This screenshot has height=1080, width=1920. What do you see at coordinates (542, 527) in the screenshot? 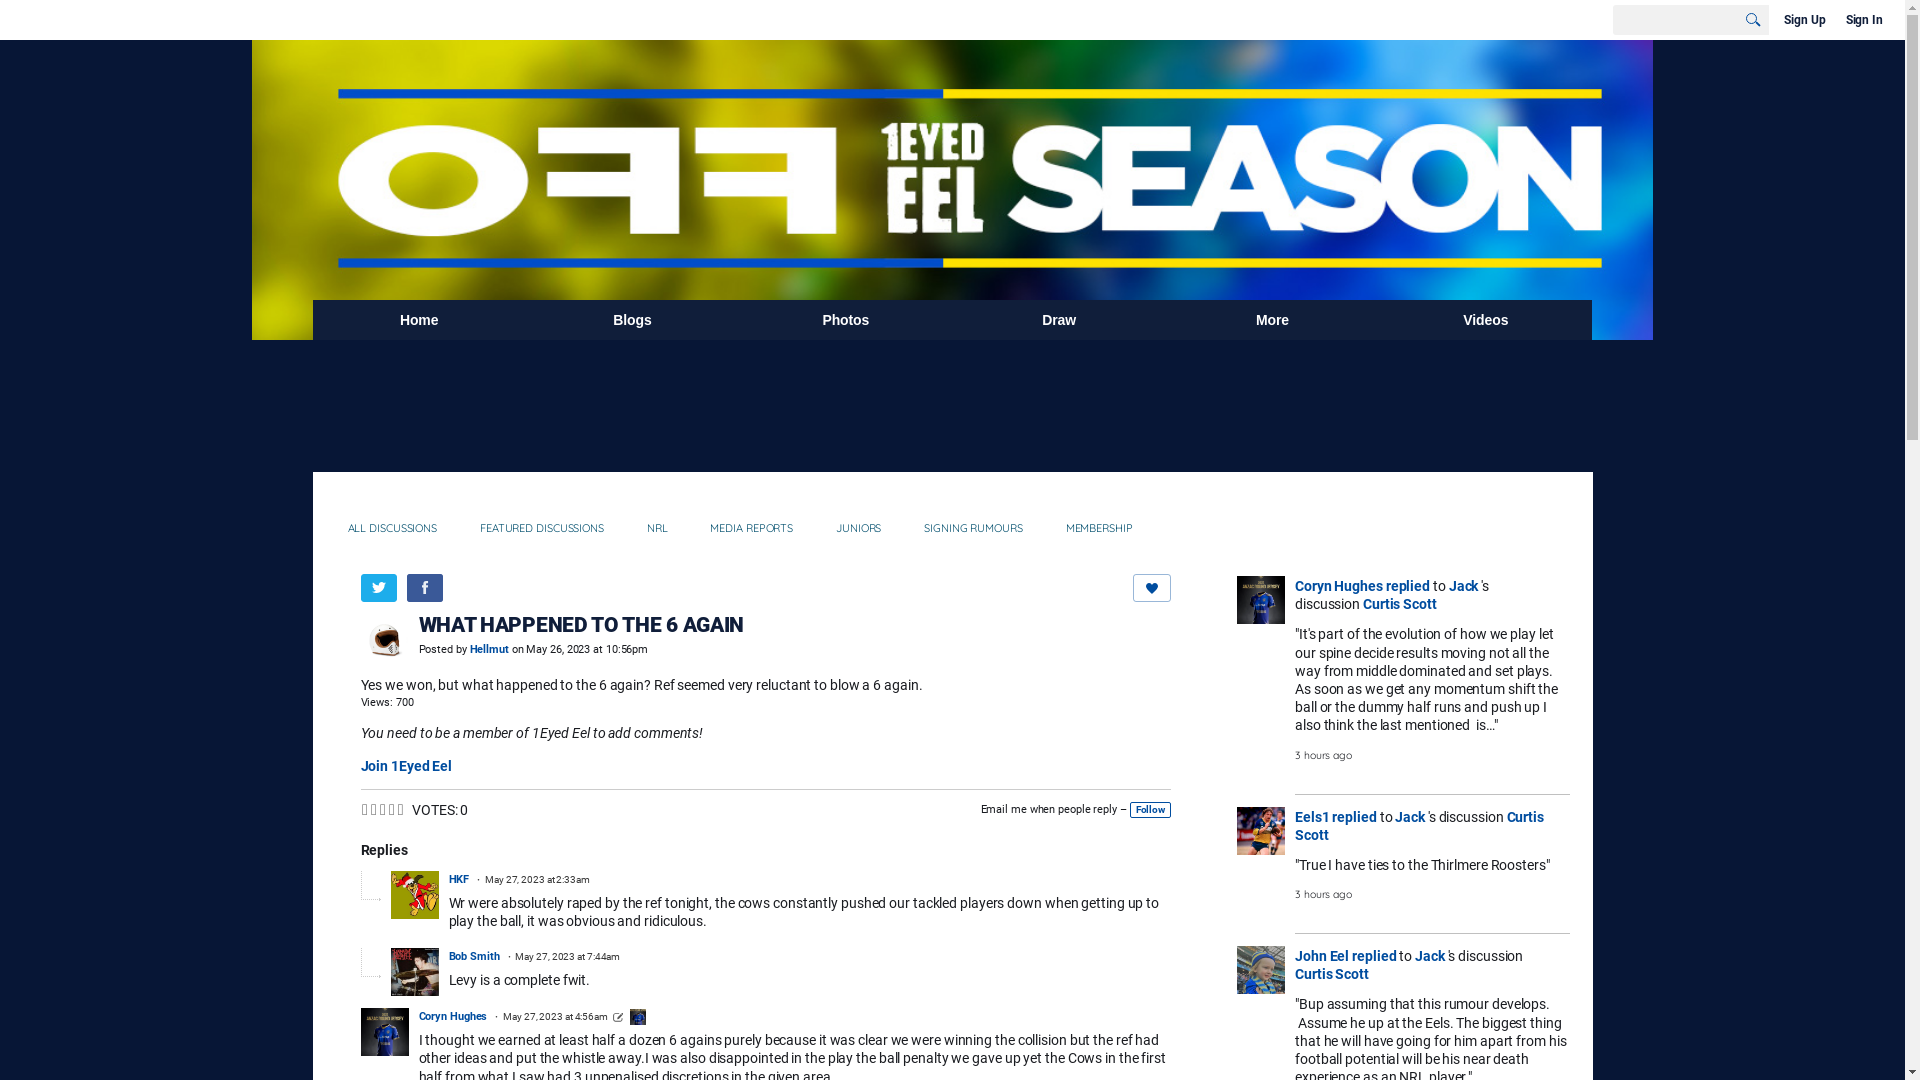
I see `'FEATURED DISCUSSIONS'` at bounding box center [542, 527].